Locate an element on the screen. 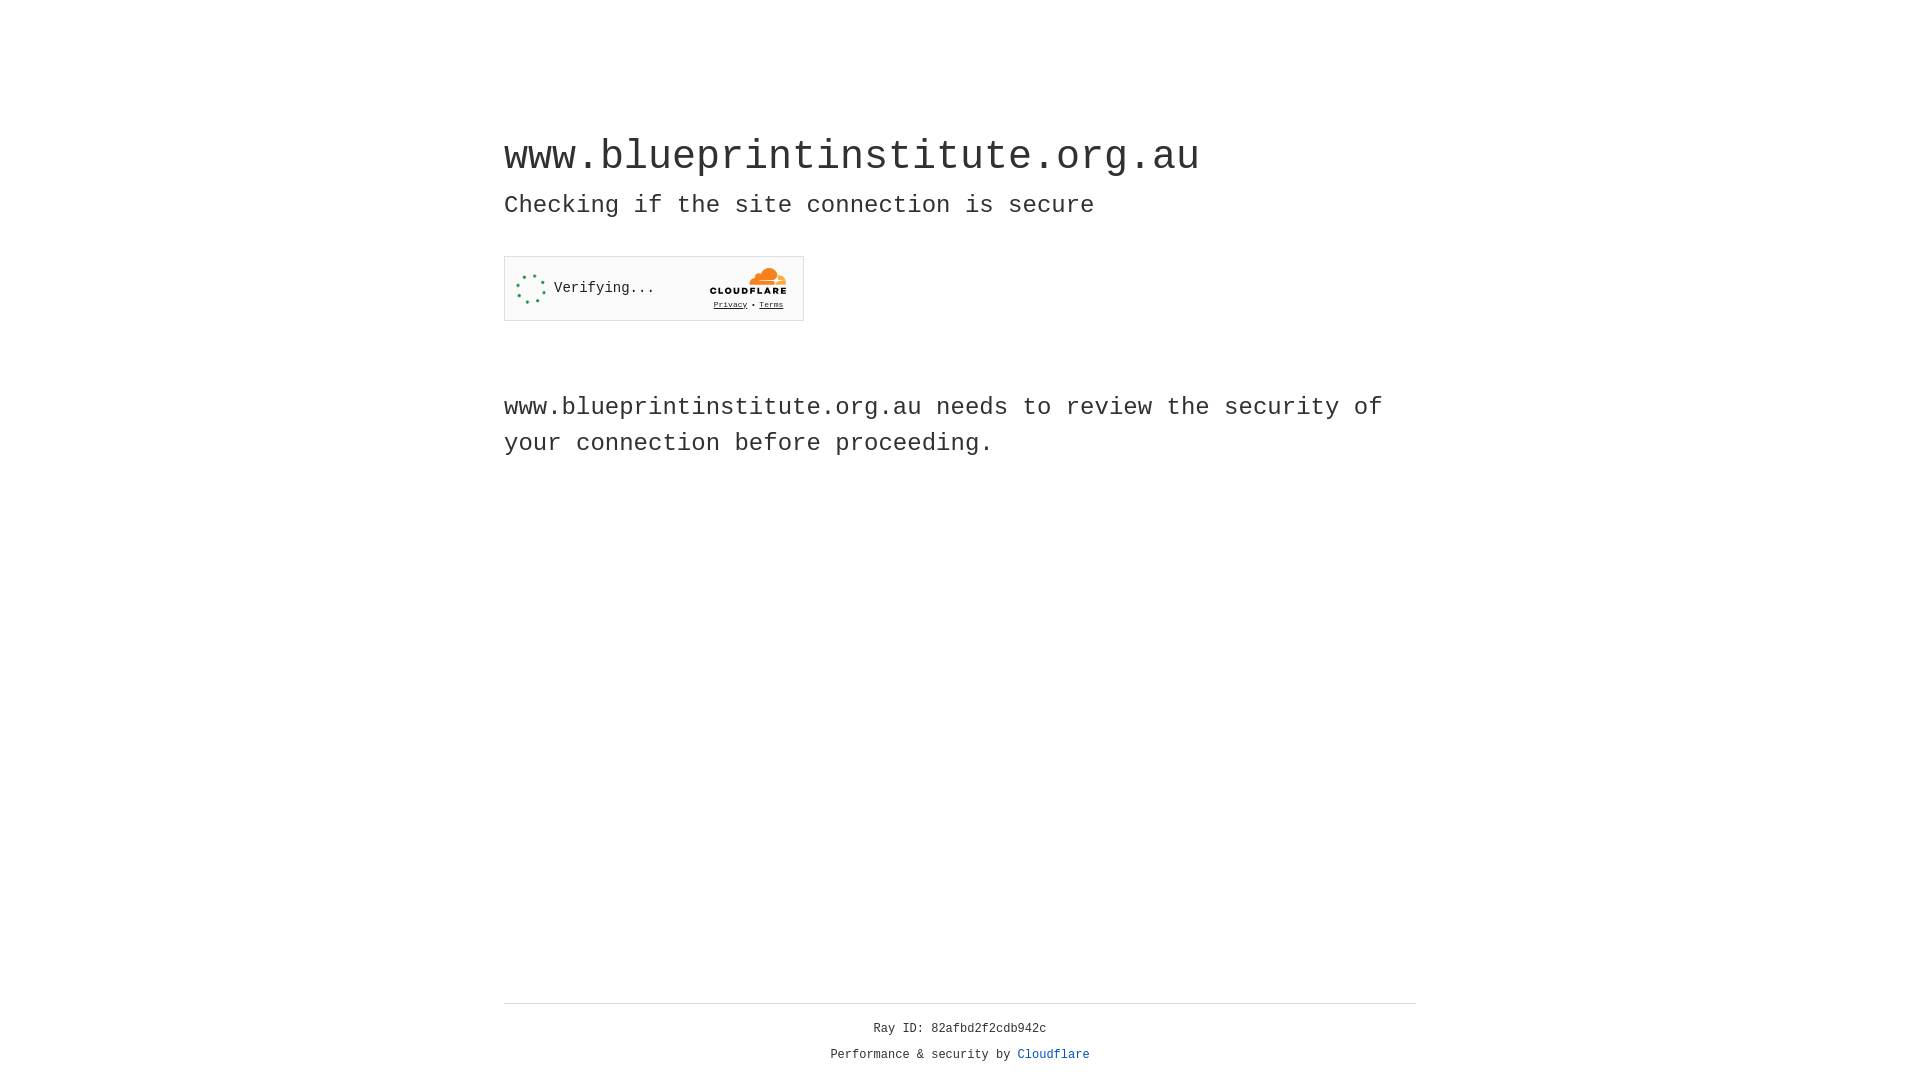 The image size is (1920, 1080). 'Widget containing a Cloudflare security challenge' is located at coordinates (653, 288).